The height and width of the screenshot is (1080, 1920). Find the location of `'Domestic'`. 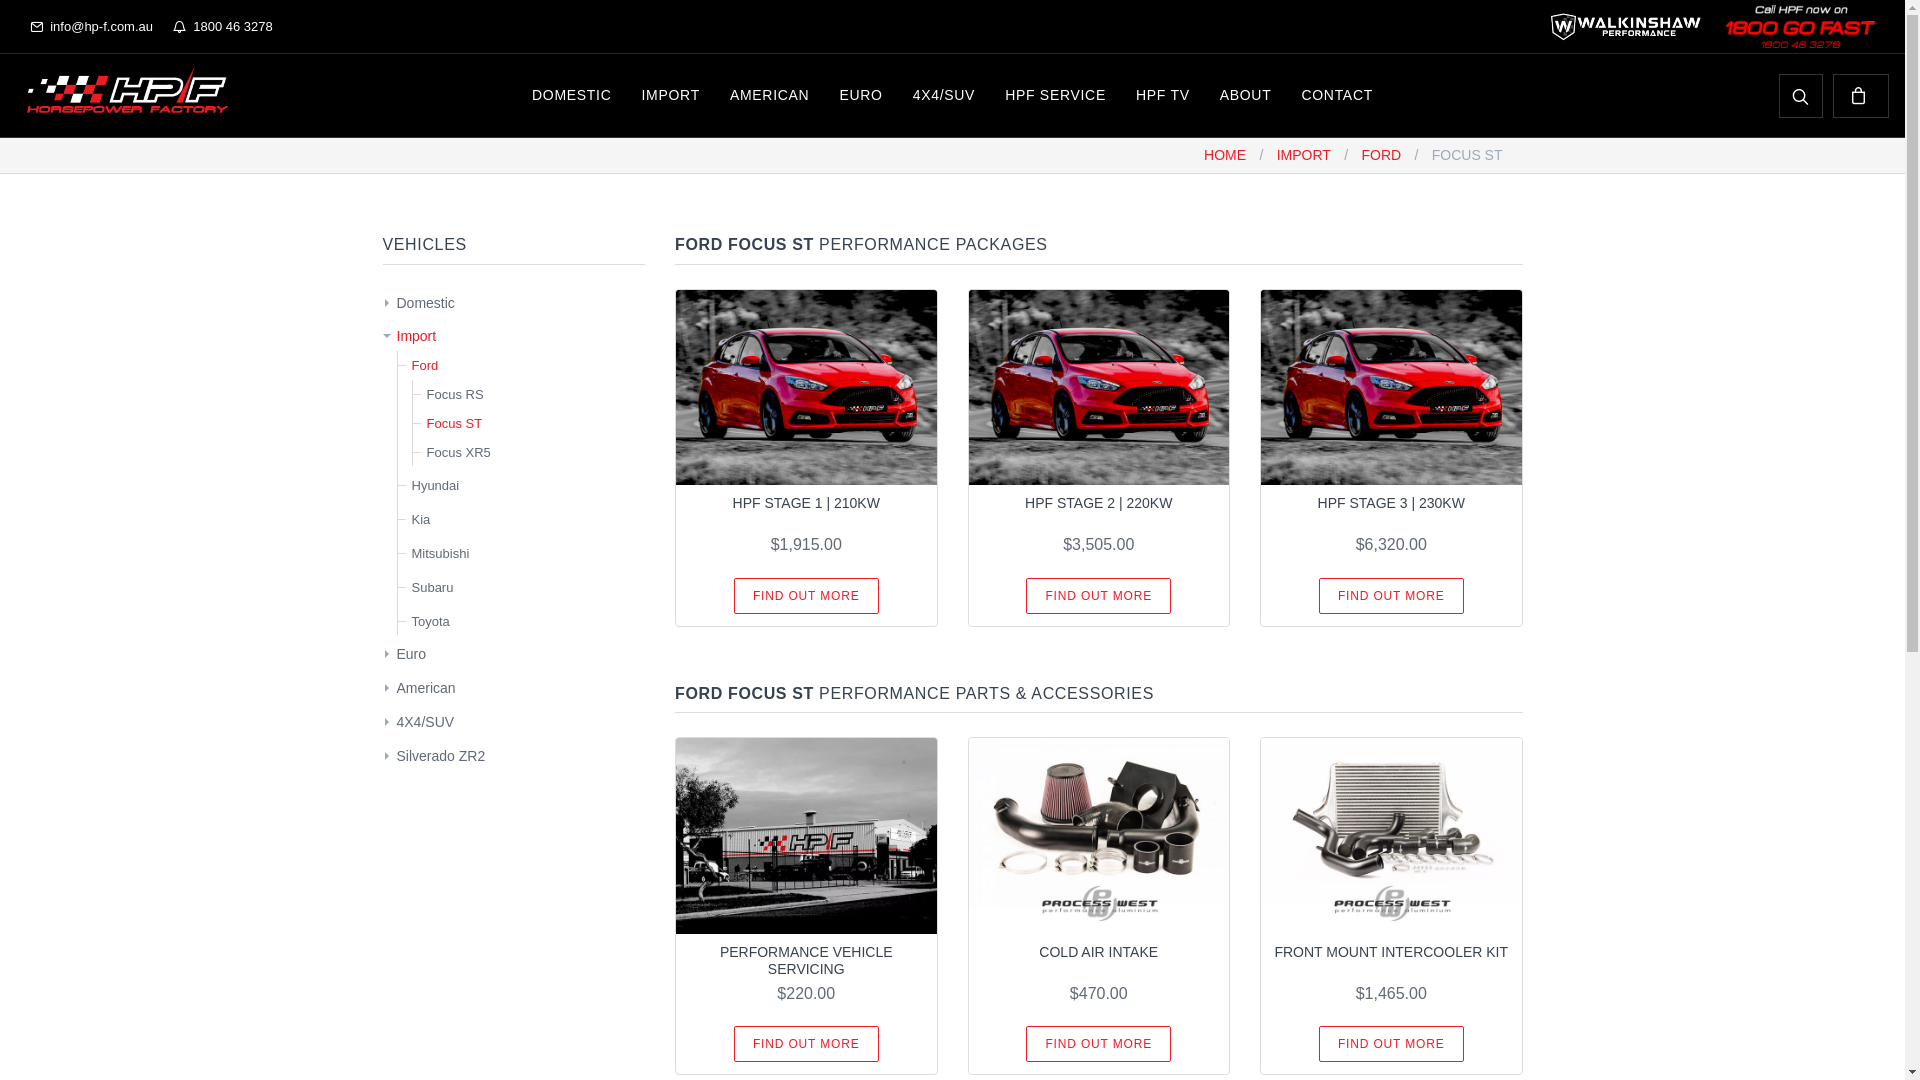

'Domestic' is located at coordinates (424, 303).